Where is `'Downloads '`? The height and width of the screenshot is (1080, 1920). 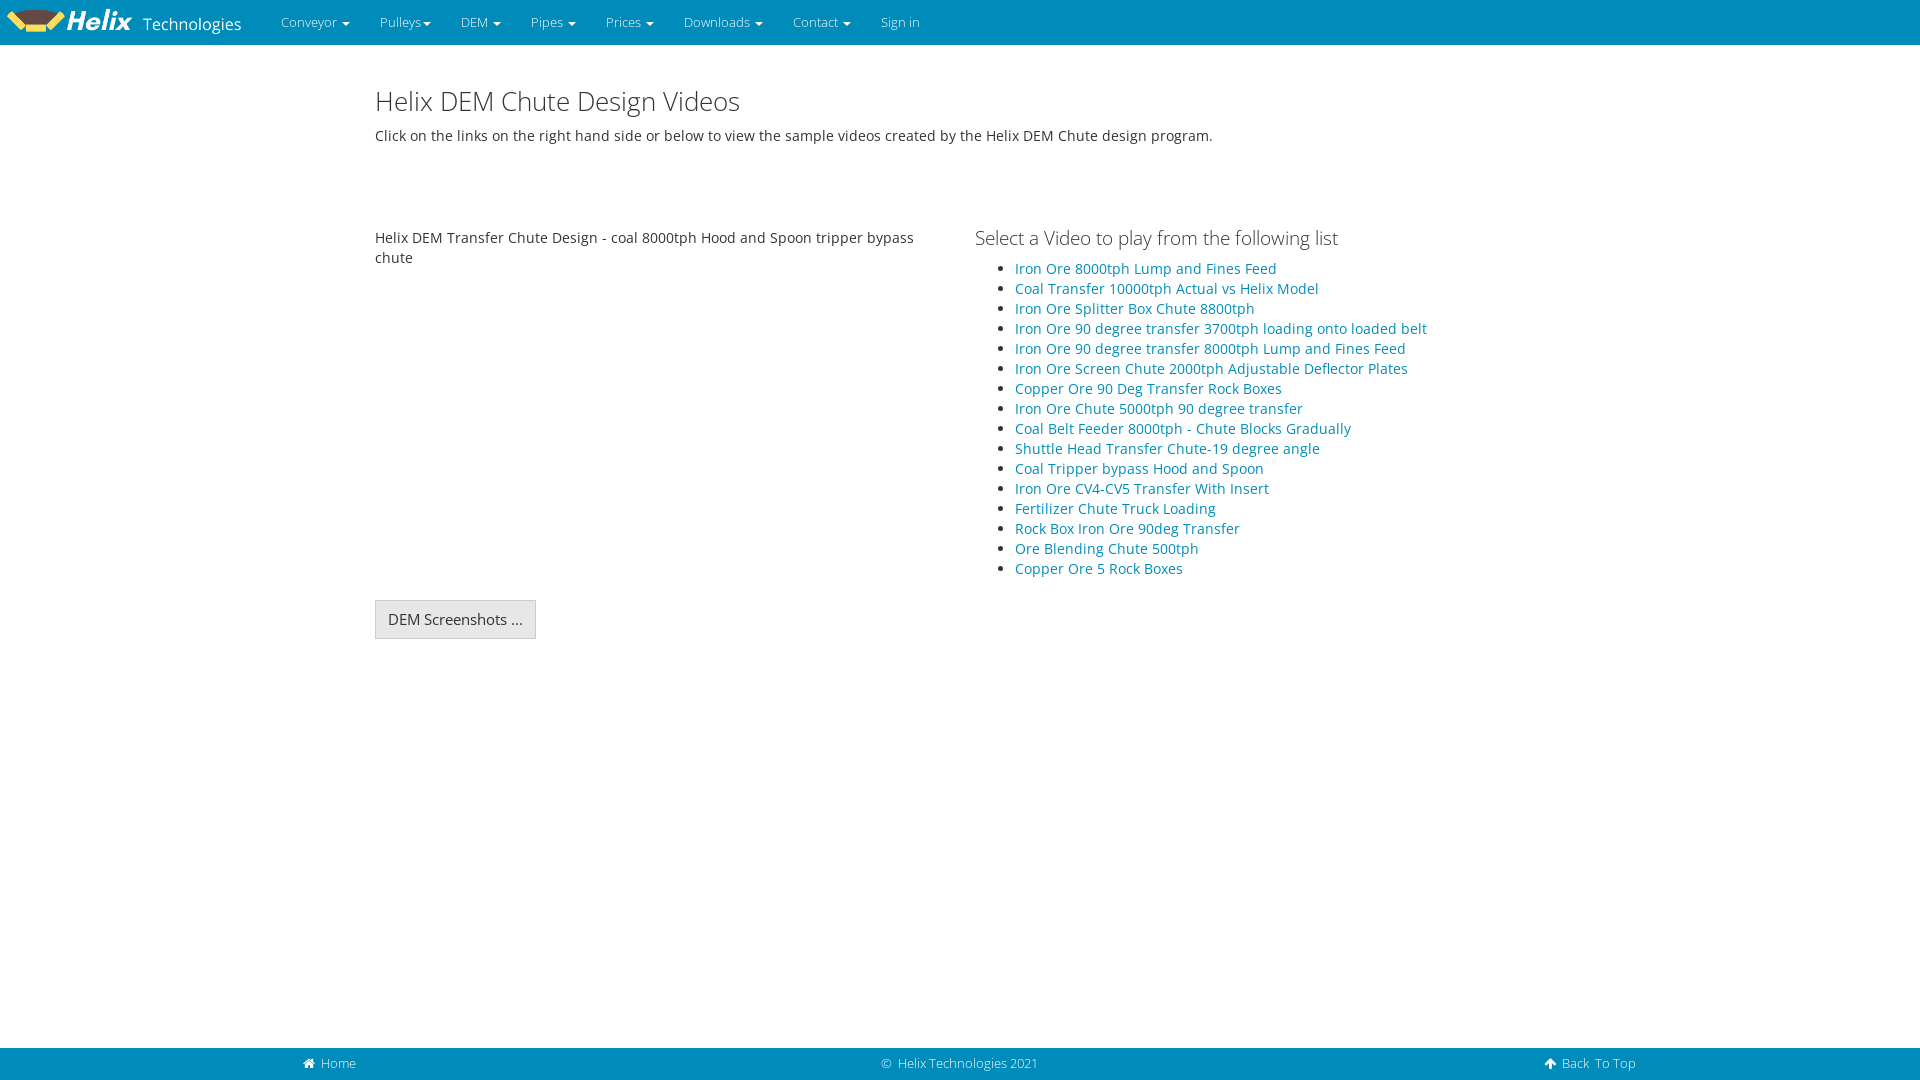
'Downloads ' is located at coordinates (668, 22).